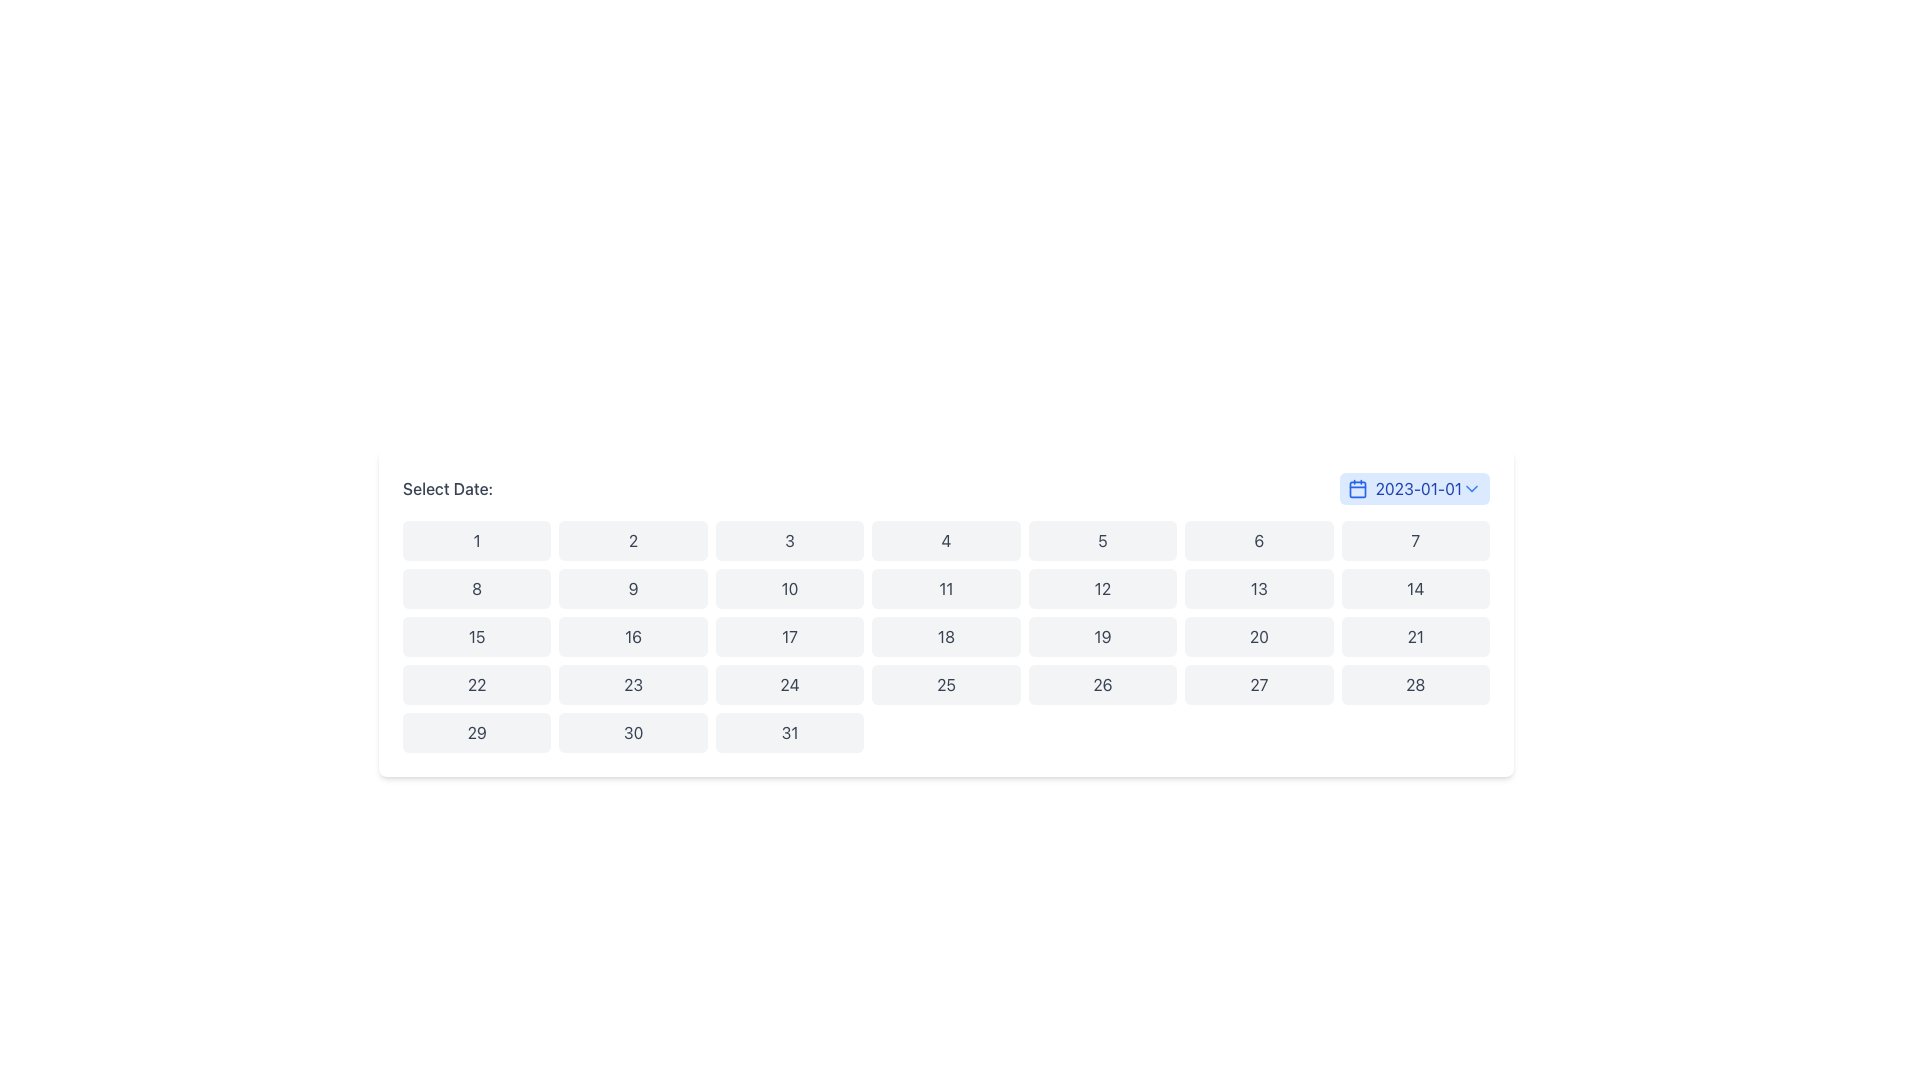 The width and height of the screenshot is (1920, 1080). Describe the element at coordinates (945, 636) in the screenshot. I see `the button labeled '18' in the calendar grid to navigate via keyboard` at that location.